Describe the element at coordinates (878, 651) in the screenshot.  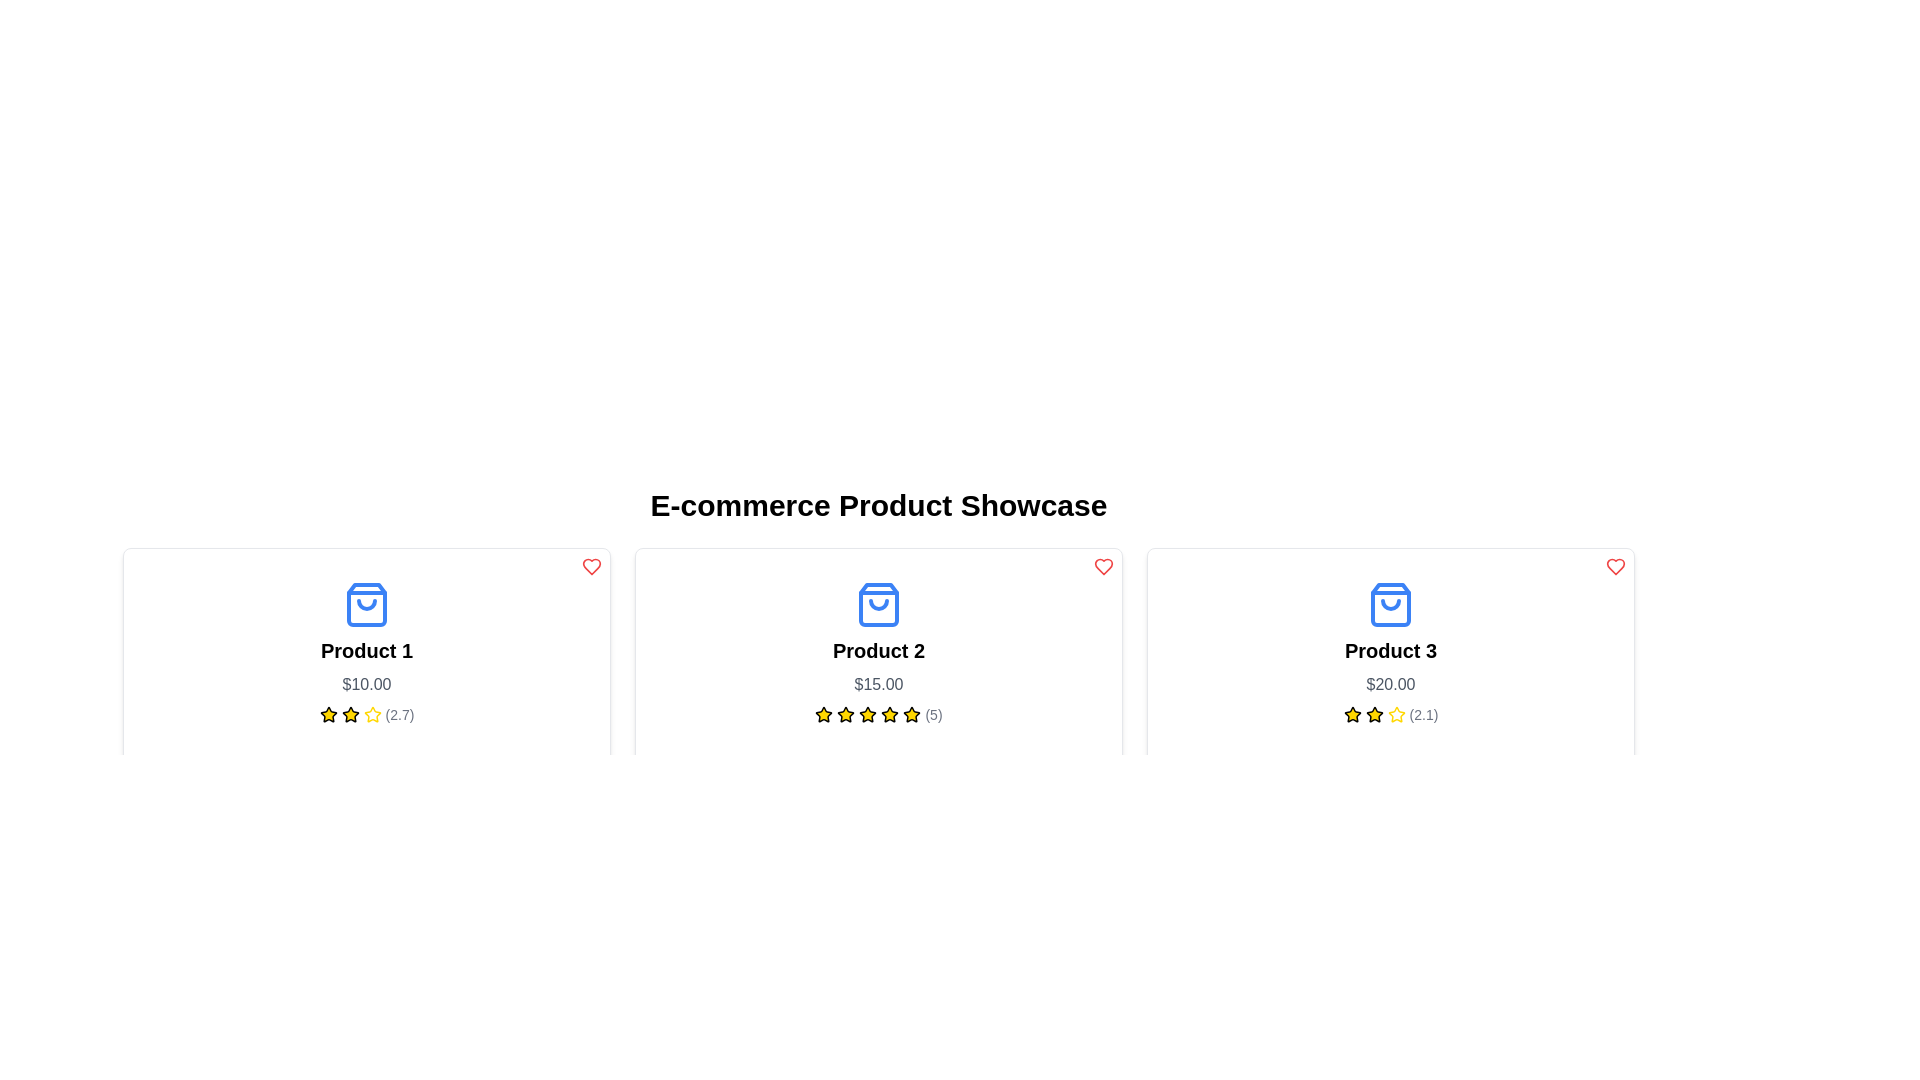
I see `the bold text displaying 'Product 2' located in the central product card of the e-commerce layout` at that location.